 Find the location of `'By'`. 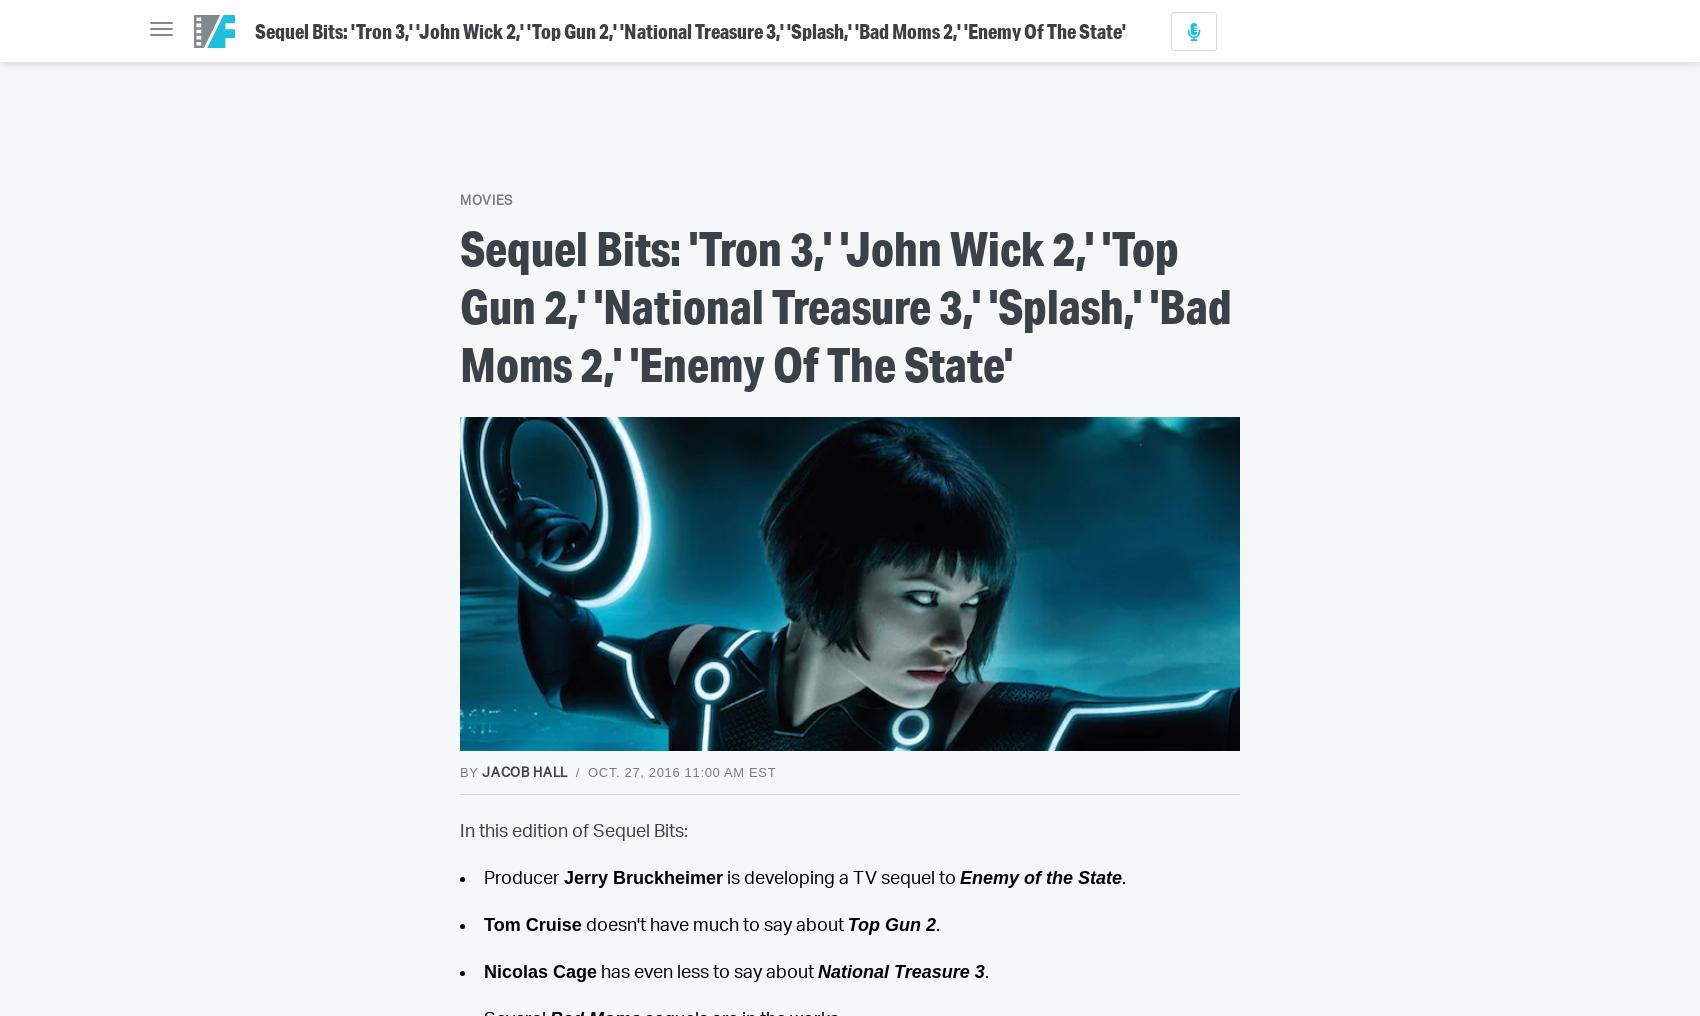

'By' is located at coordinates (469, 771).